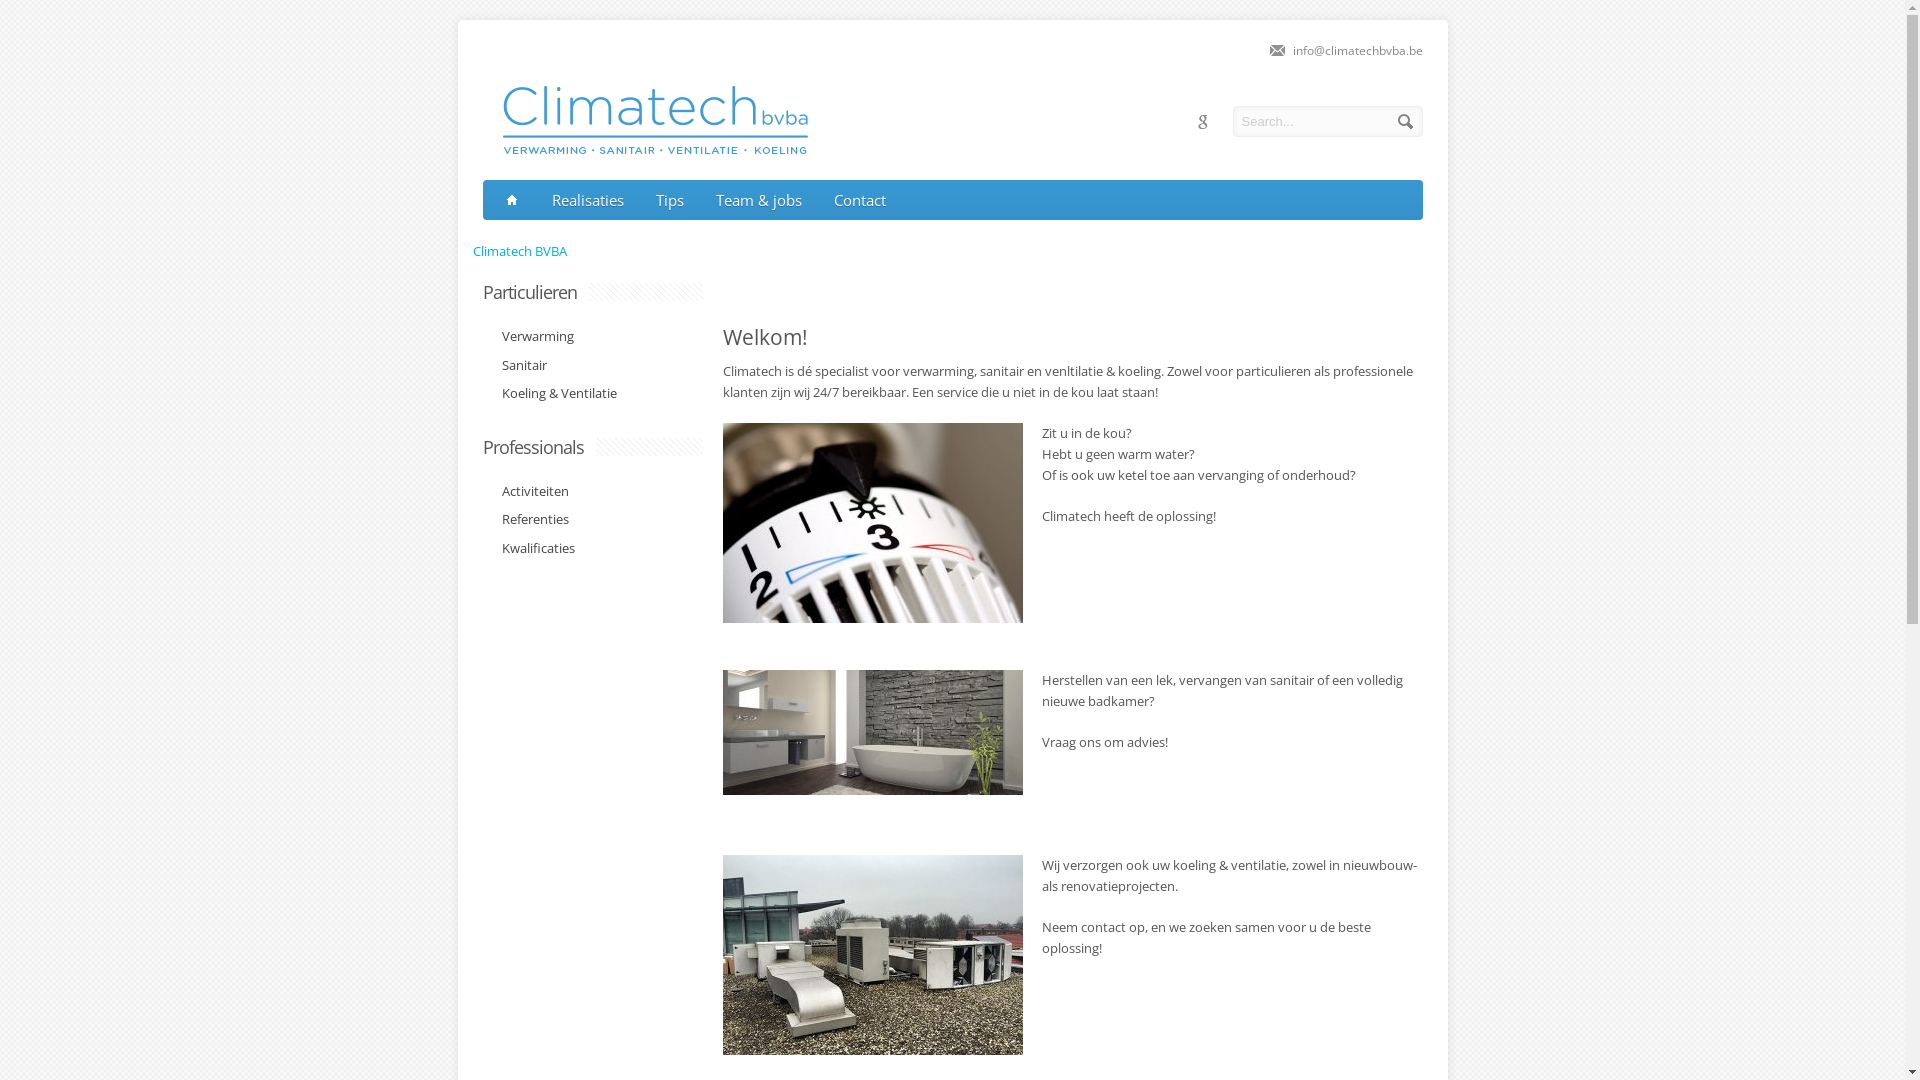  Describe the element at coordinates (518, 366) in the screenshot. I see `'Sanitair'` at that location.